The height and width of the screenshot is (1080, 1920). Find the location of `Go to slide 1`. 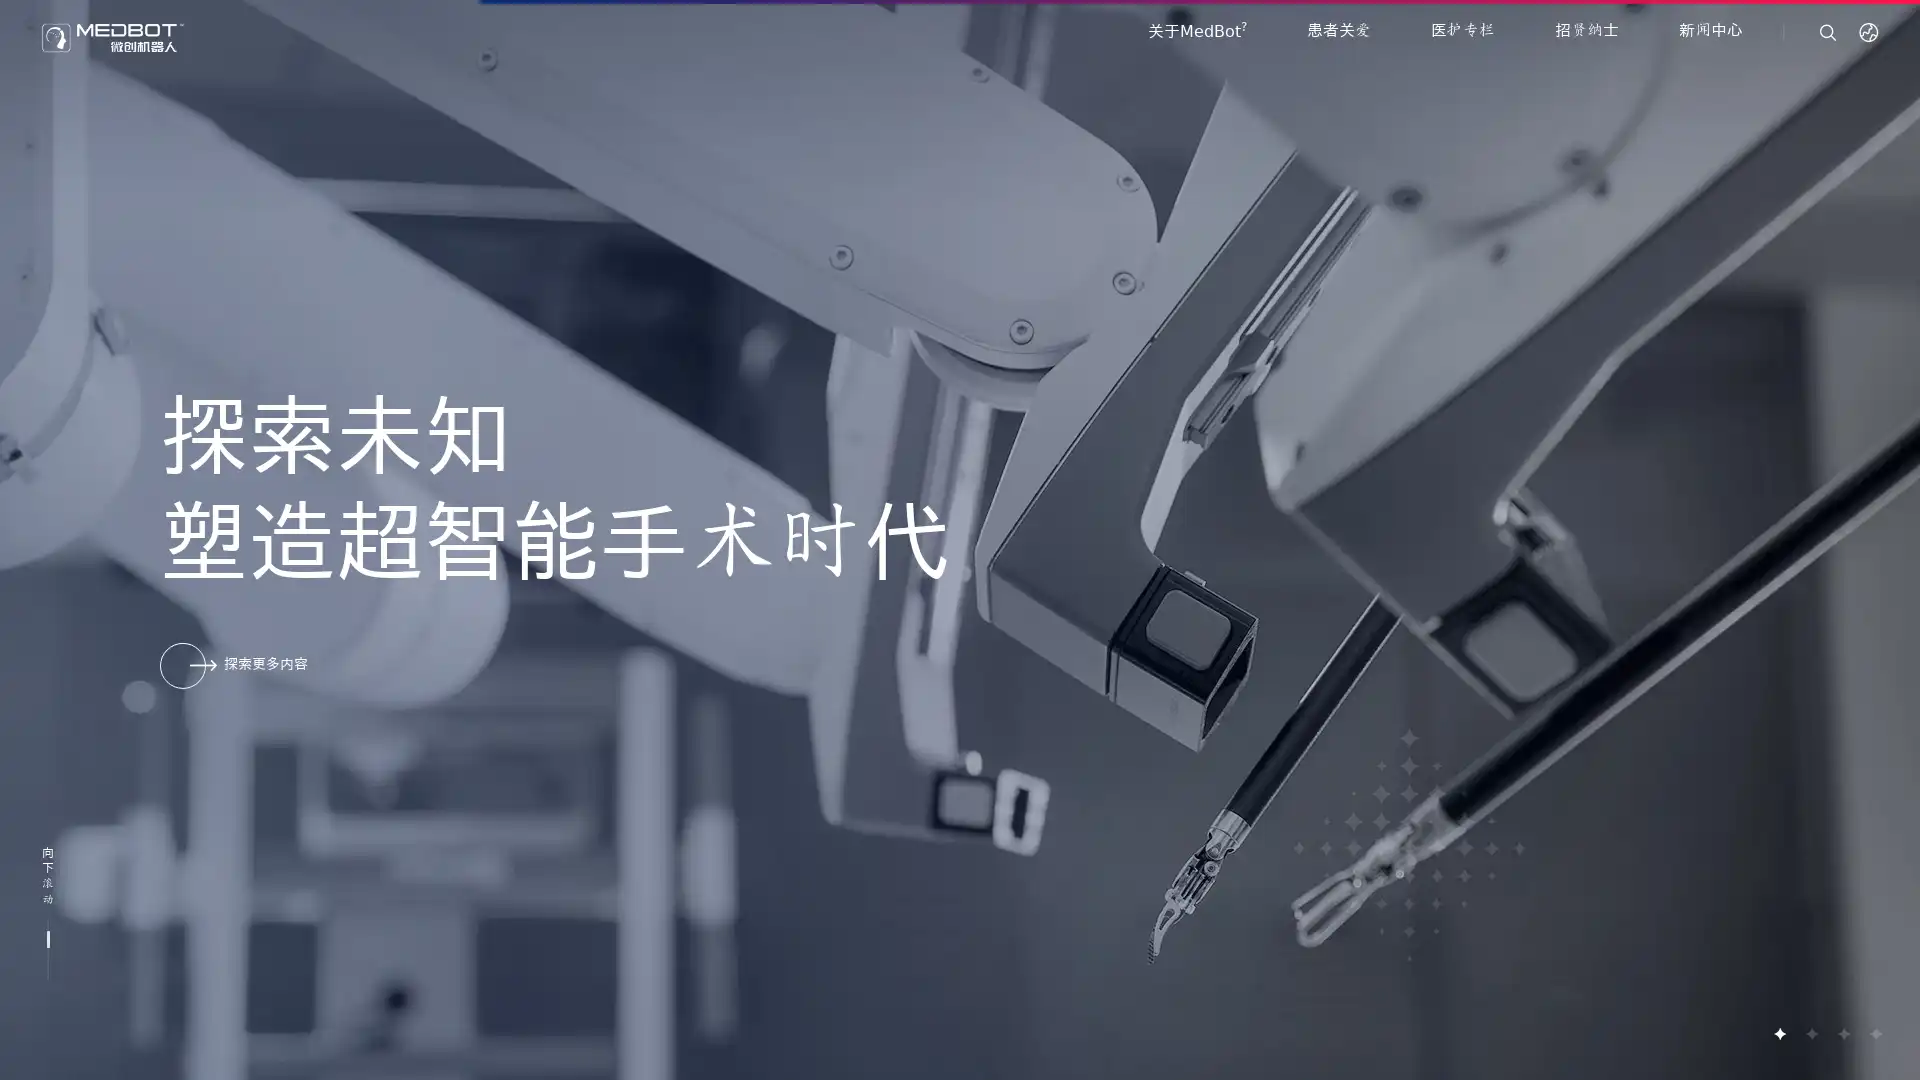

Go to slide 1 is located at coordinates (1779, 1033).